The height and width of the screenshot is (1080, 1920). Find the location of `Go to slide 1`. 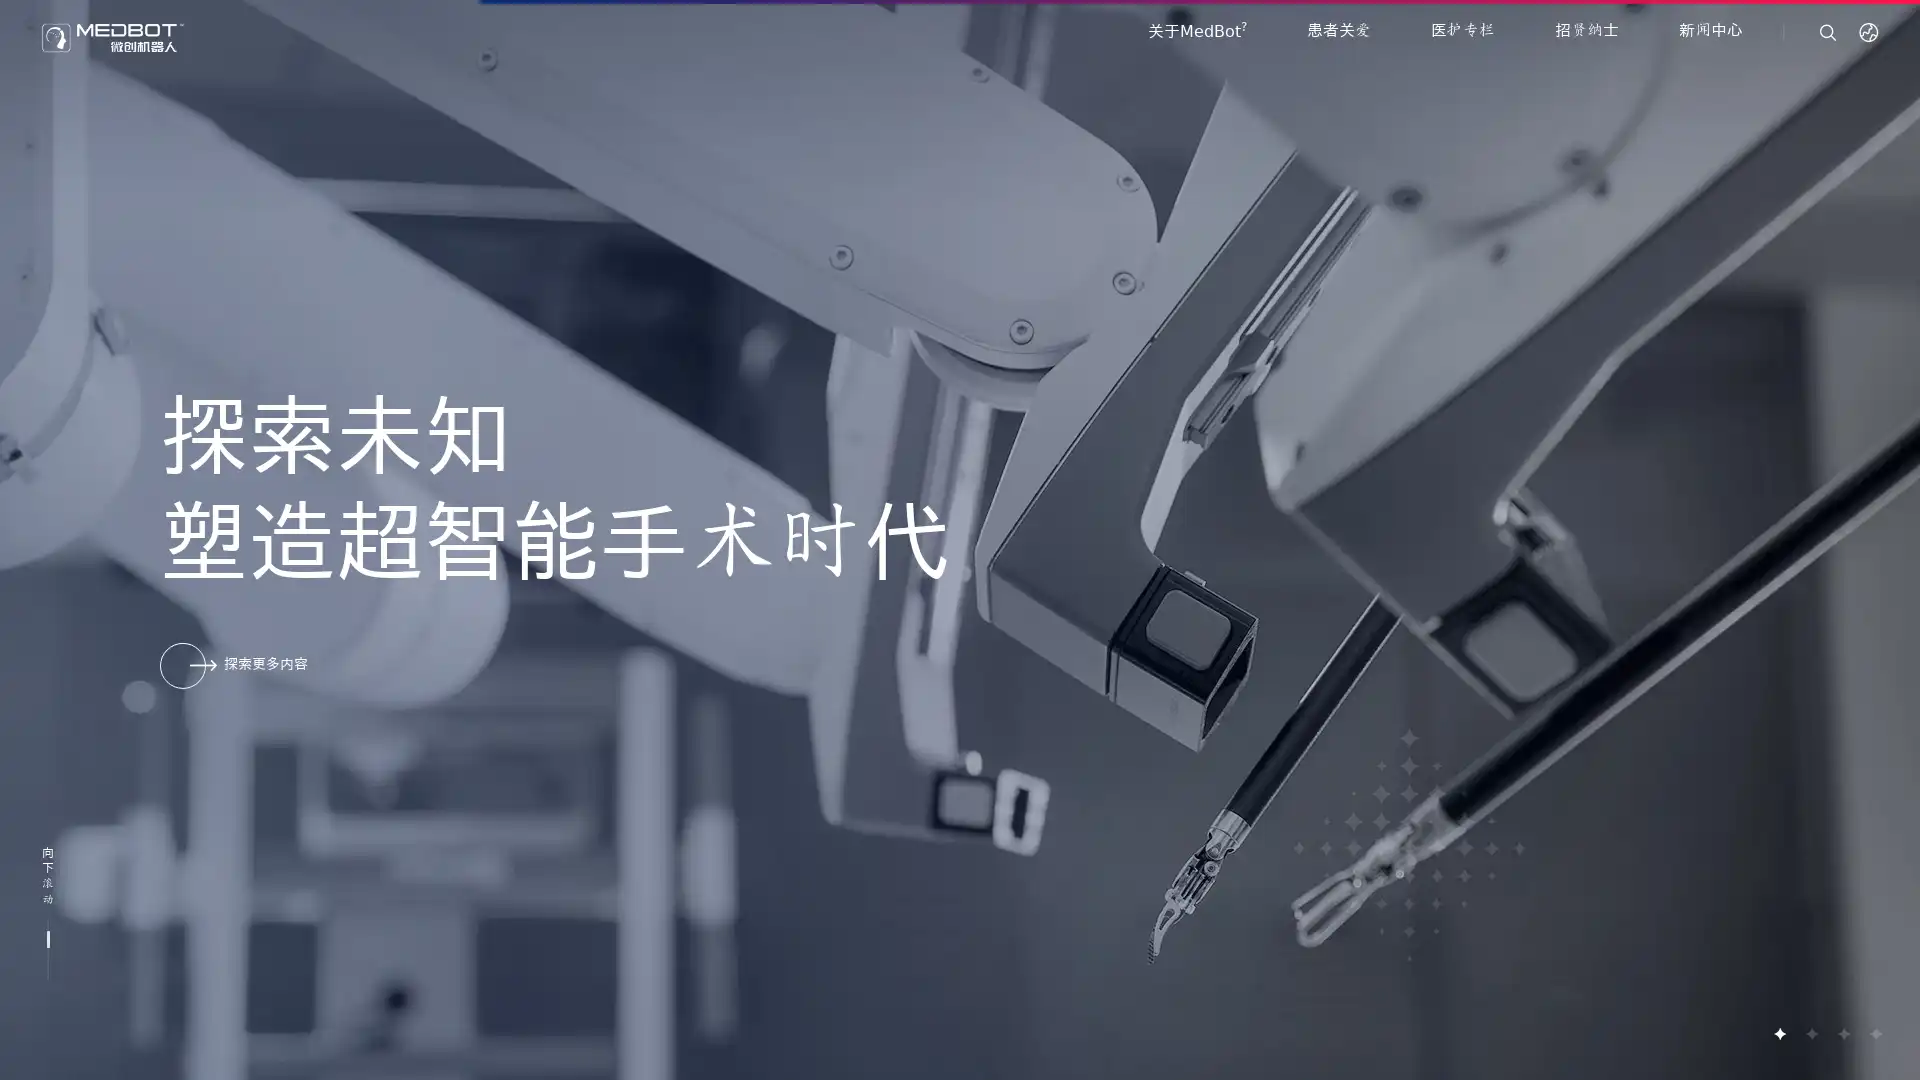

Go to slide 1 is located at coordinates (1779, 1033).